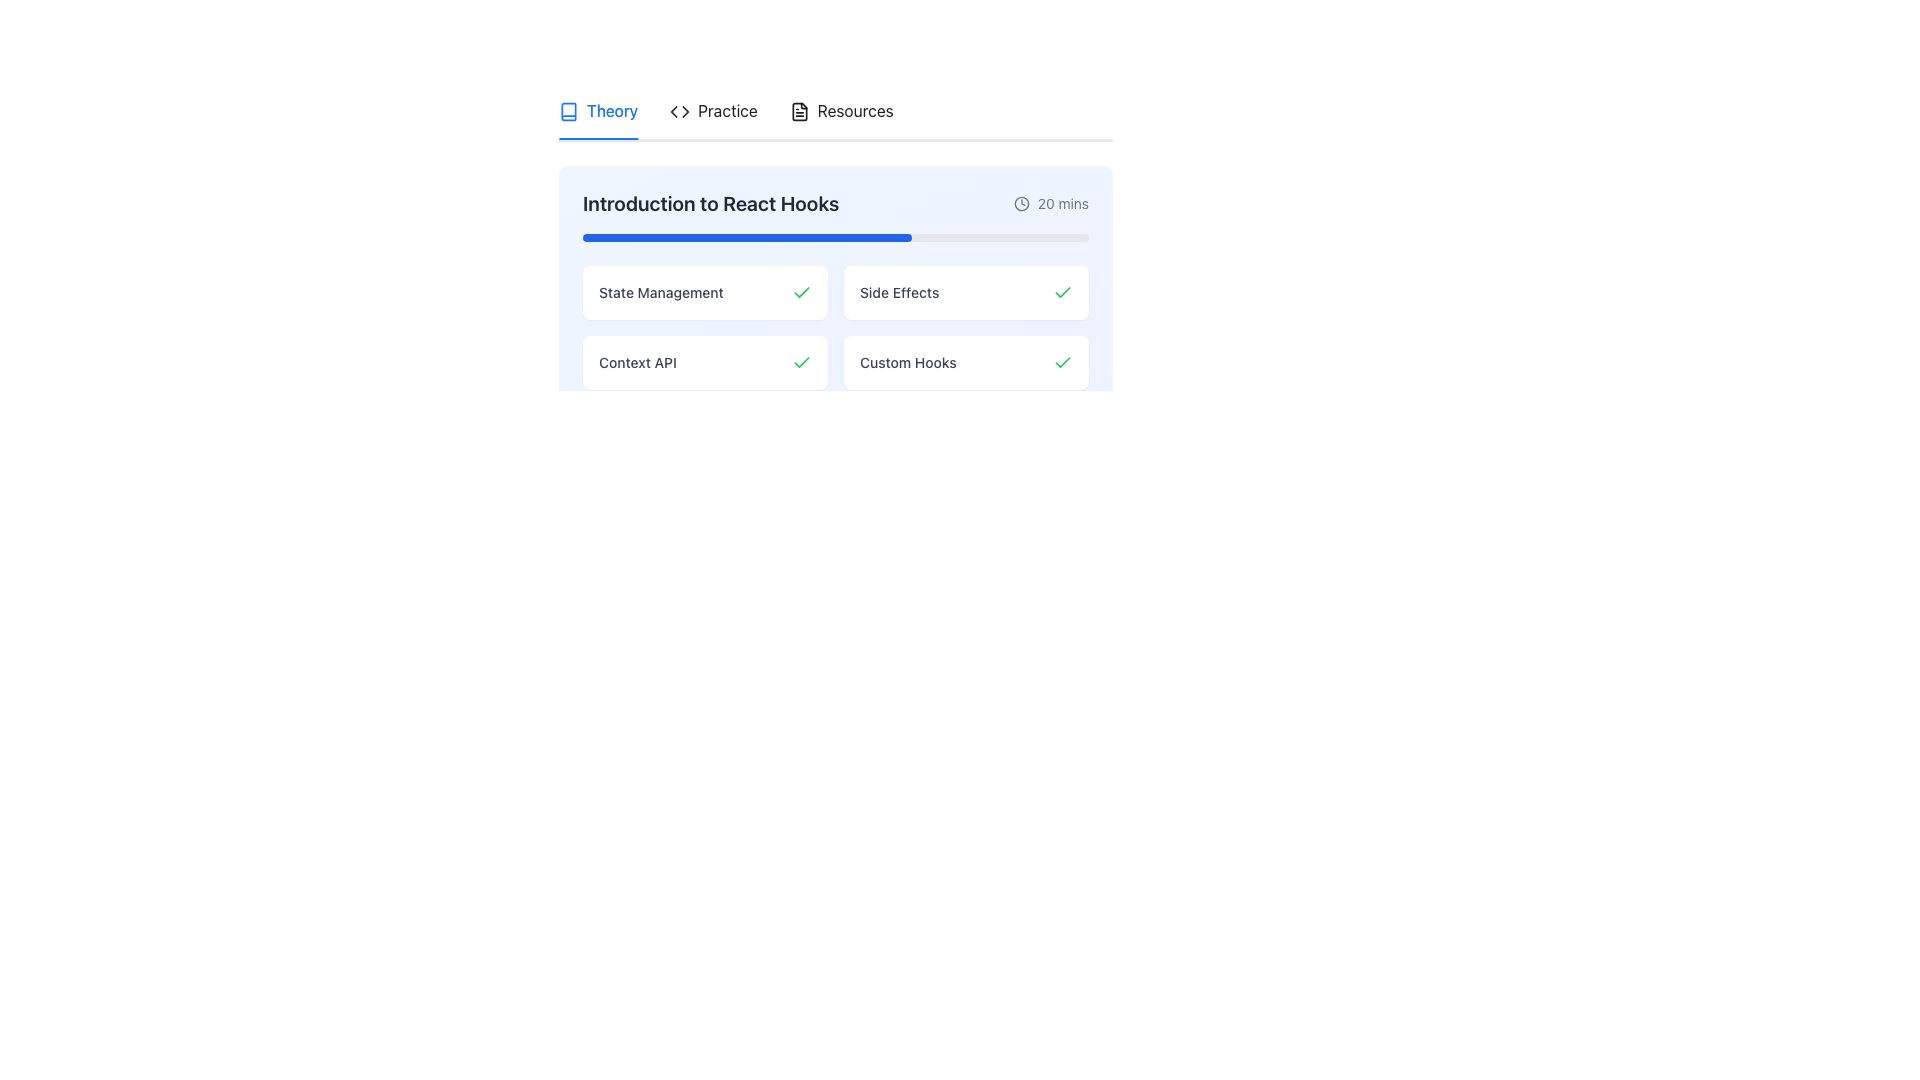 This screenshot has width=1920, height=1080. I want to click on the text label displaying 'Theory' located in the navigation bar, adjacent to the book icon on its left, so click(611, 111).